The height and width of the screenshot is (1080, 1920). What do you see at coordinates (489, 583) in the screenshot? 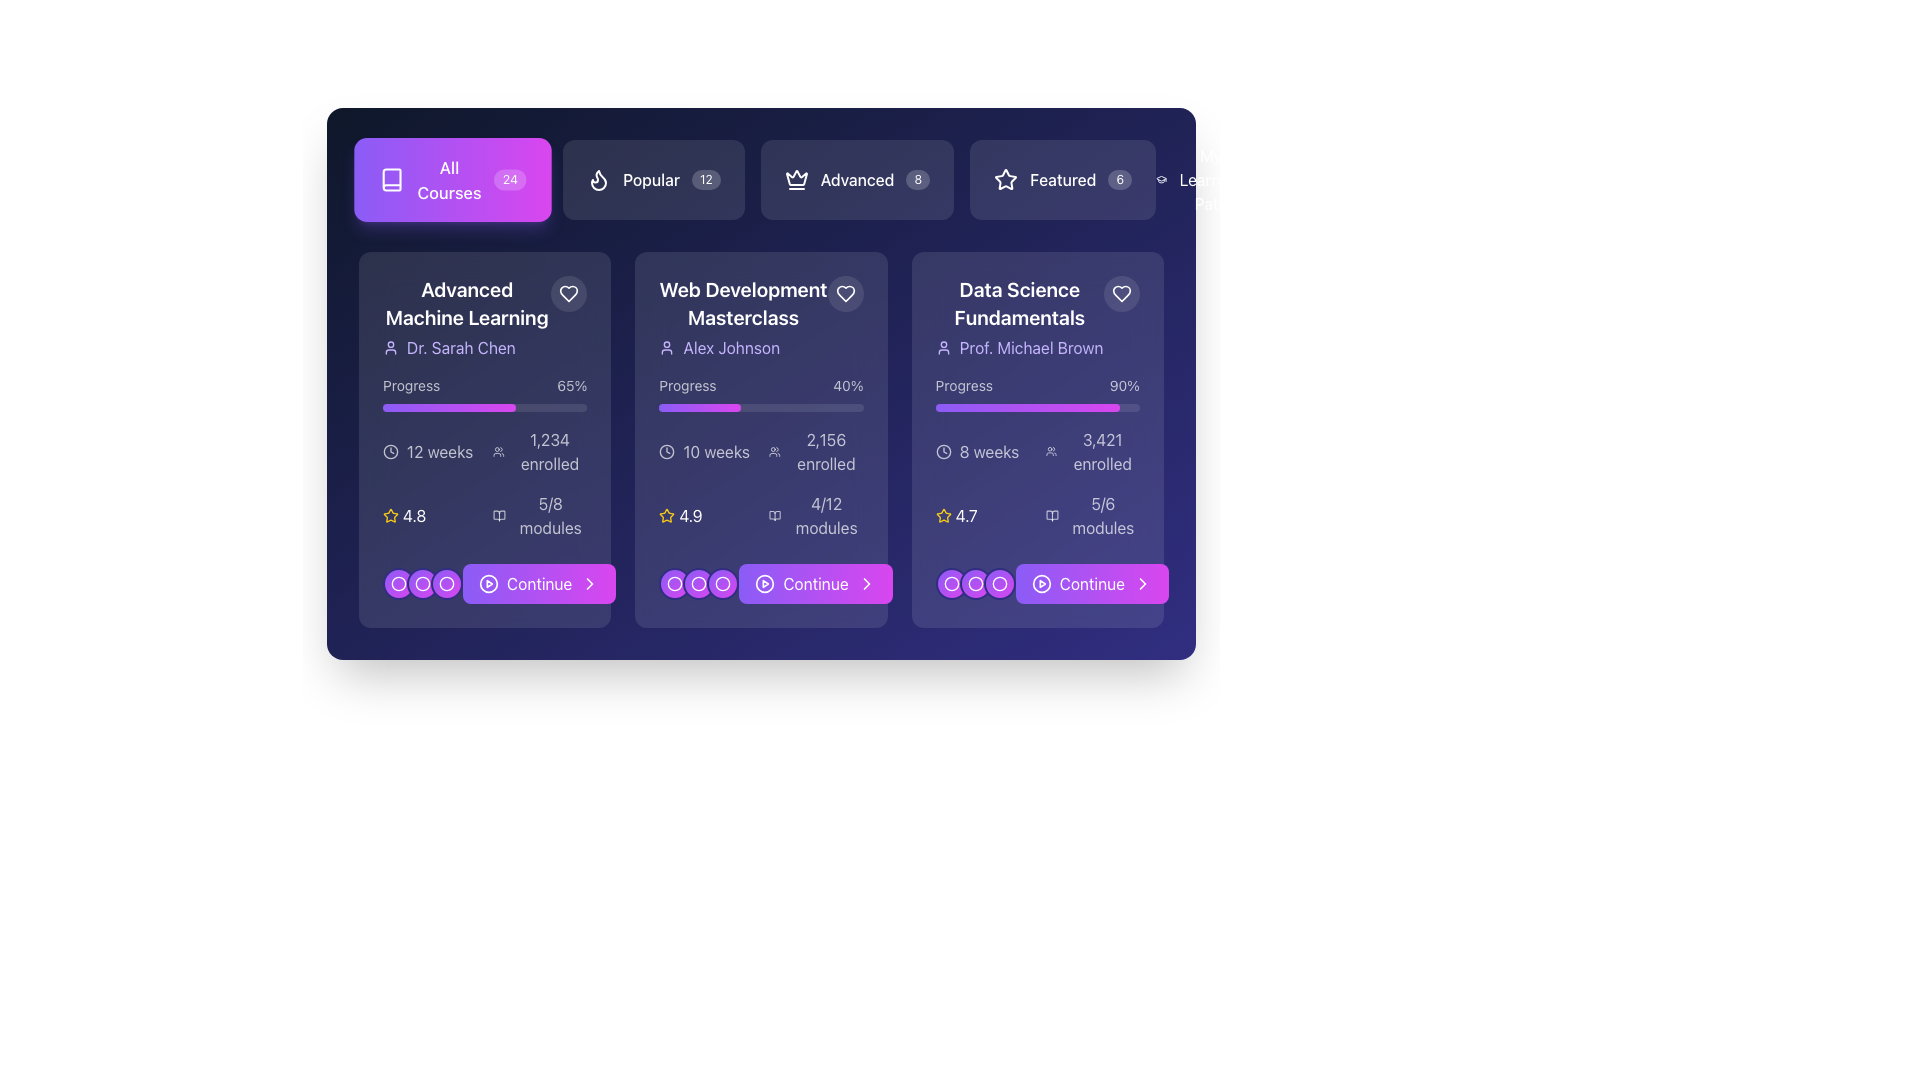
I see `the Decorative SVG circle that represents a play or action icon within the 'Continue' button of the 'Advanced Machine Learning' course card, located at the bottom left of the component` at bounding box center [489, 583].